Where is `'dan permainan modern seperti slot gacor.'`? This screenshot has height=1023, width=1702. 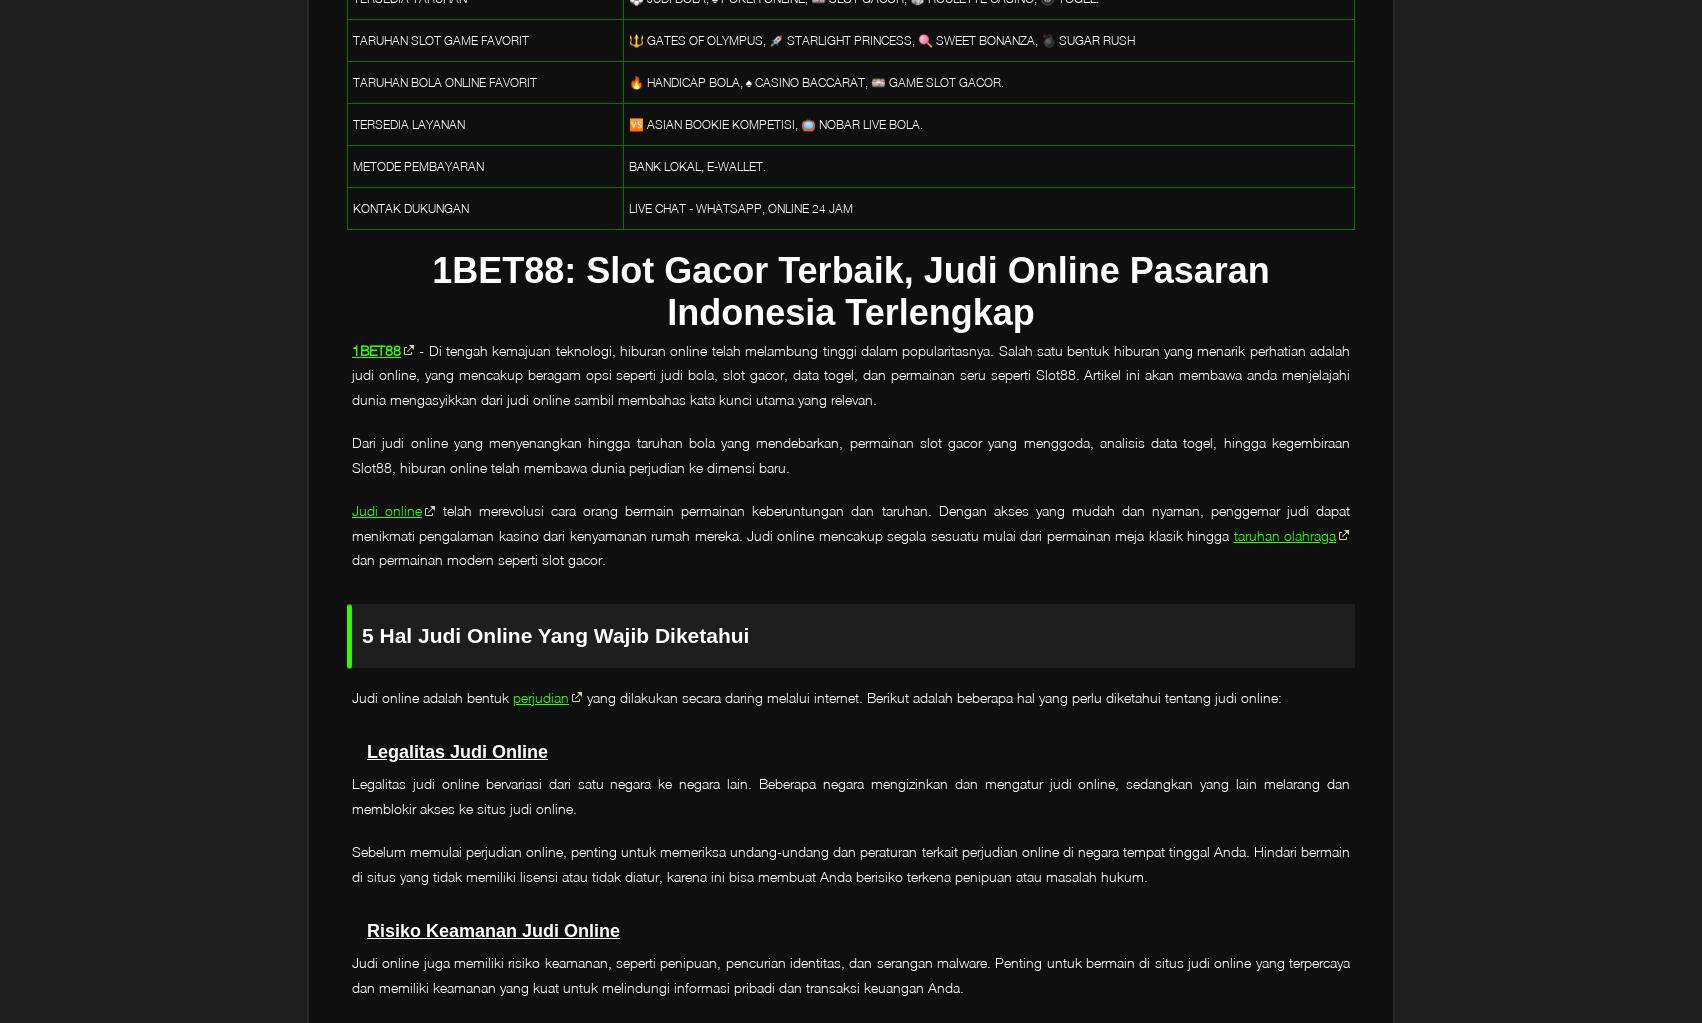
'dan permainan modern seperti slot gacor.' is located at coordinates (477, 559).